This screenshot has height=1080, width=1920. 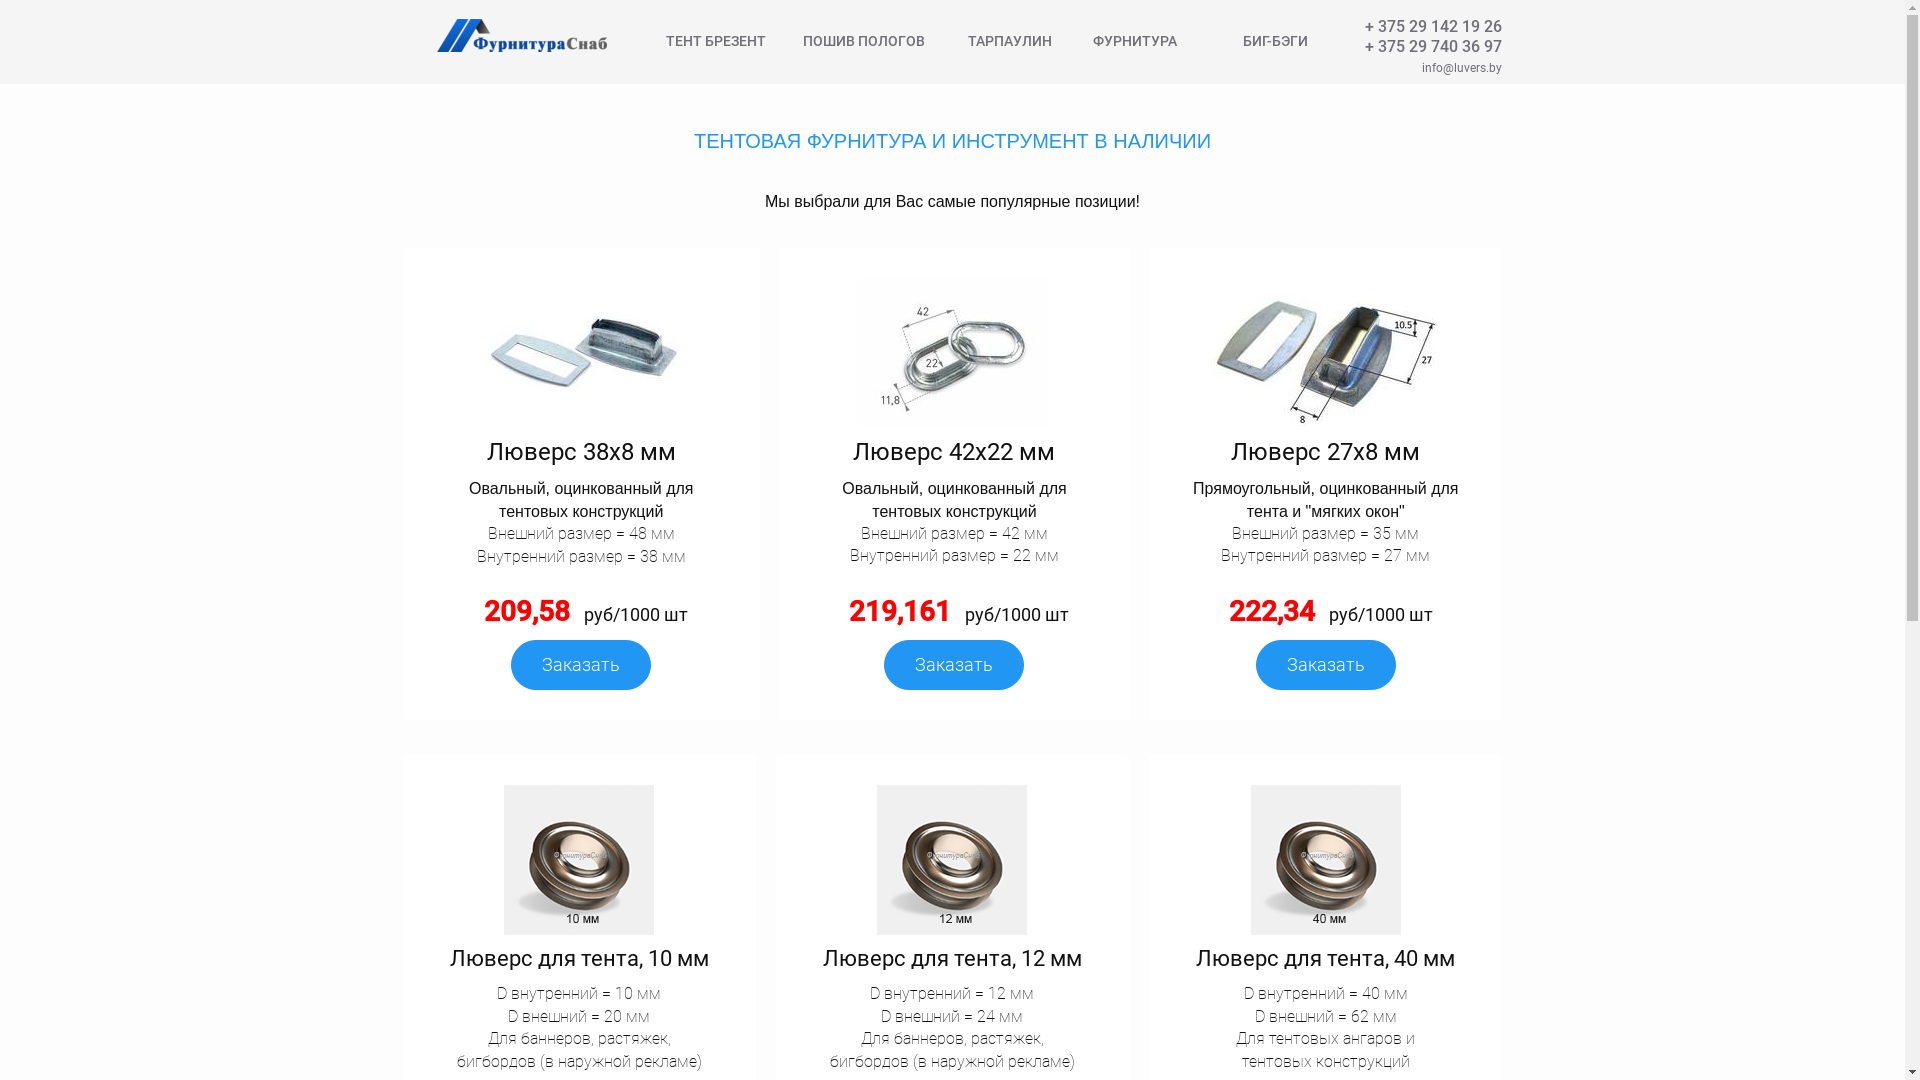 I want to click on '+ 375 29 142 19 26', so click(x=1432, y=27).